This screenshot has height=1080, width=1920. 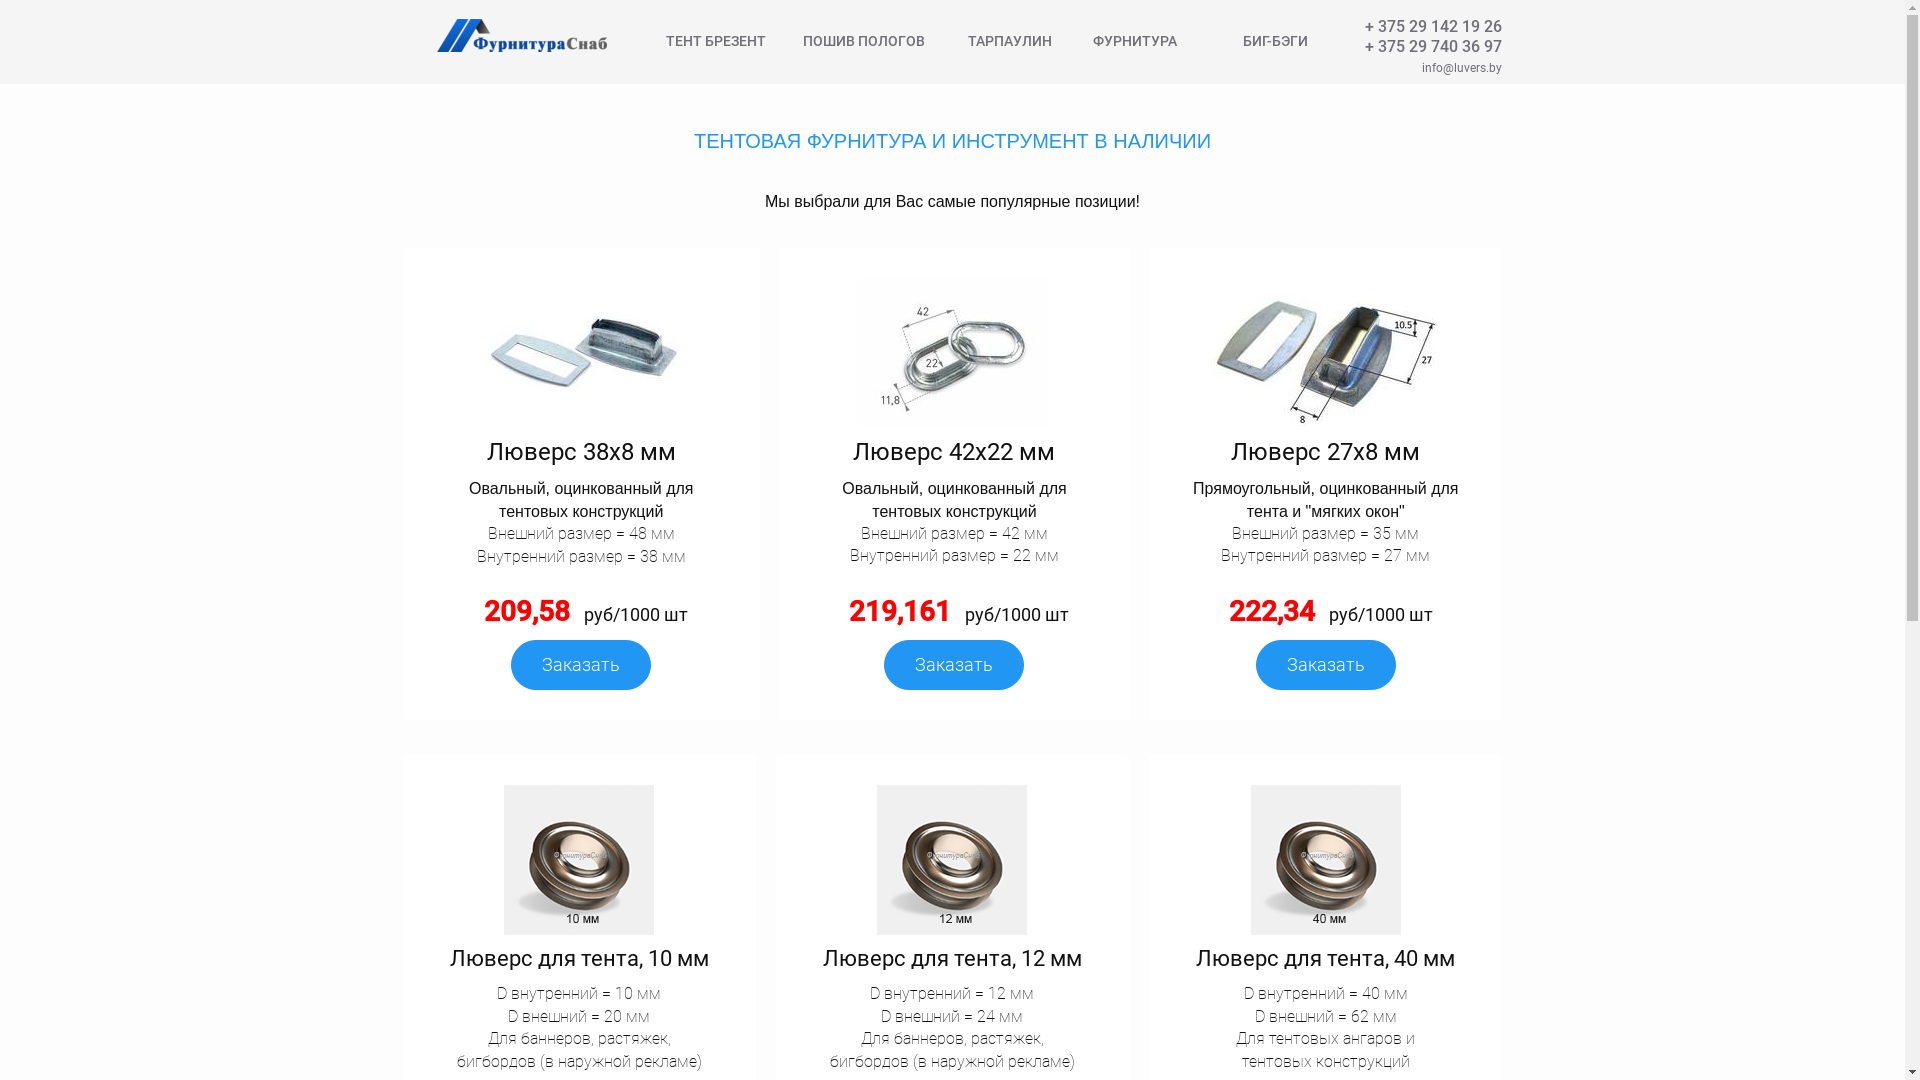 I want to click on '+ 375 29 142 19 26', so click(x=1432, y=27).